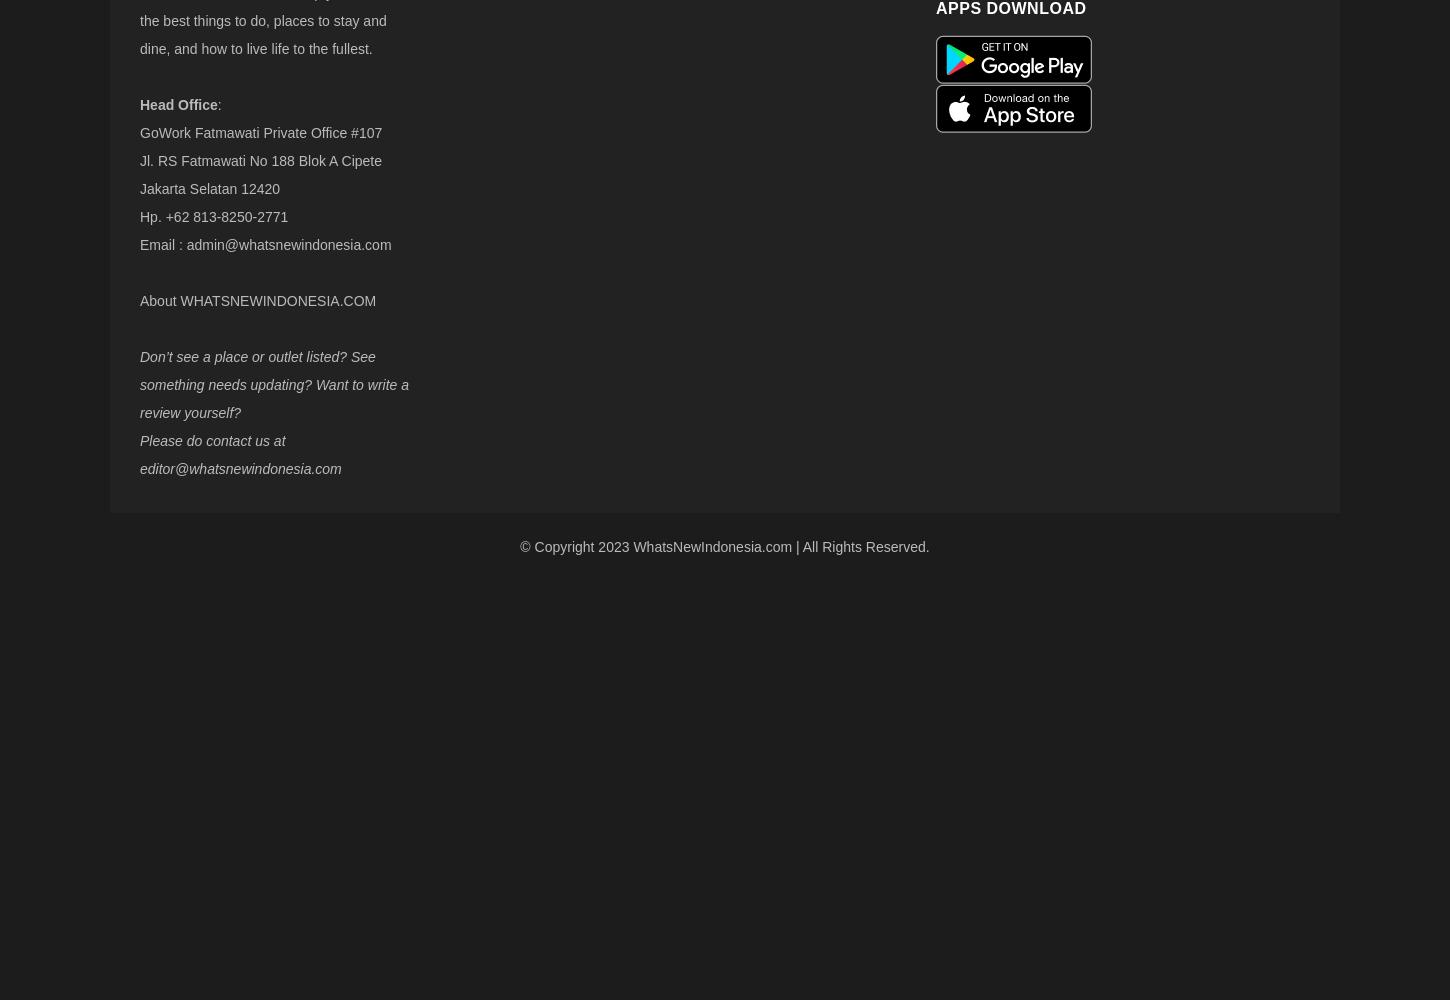  I want to click on '© Copyright 2023 WhatsNewIndonesia.com | All Rights Reserved.', so click(723, 547).